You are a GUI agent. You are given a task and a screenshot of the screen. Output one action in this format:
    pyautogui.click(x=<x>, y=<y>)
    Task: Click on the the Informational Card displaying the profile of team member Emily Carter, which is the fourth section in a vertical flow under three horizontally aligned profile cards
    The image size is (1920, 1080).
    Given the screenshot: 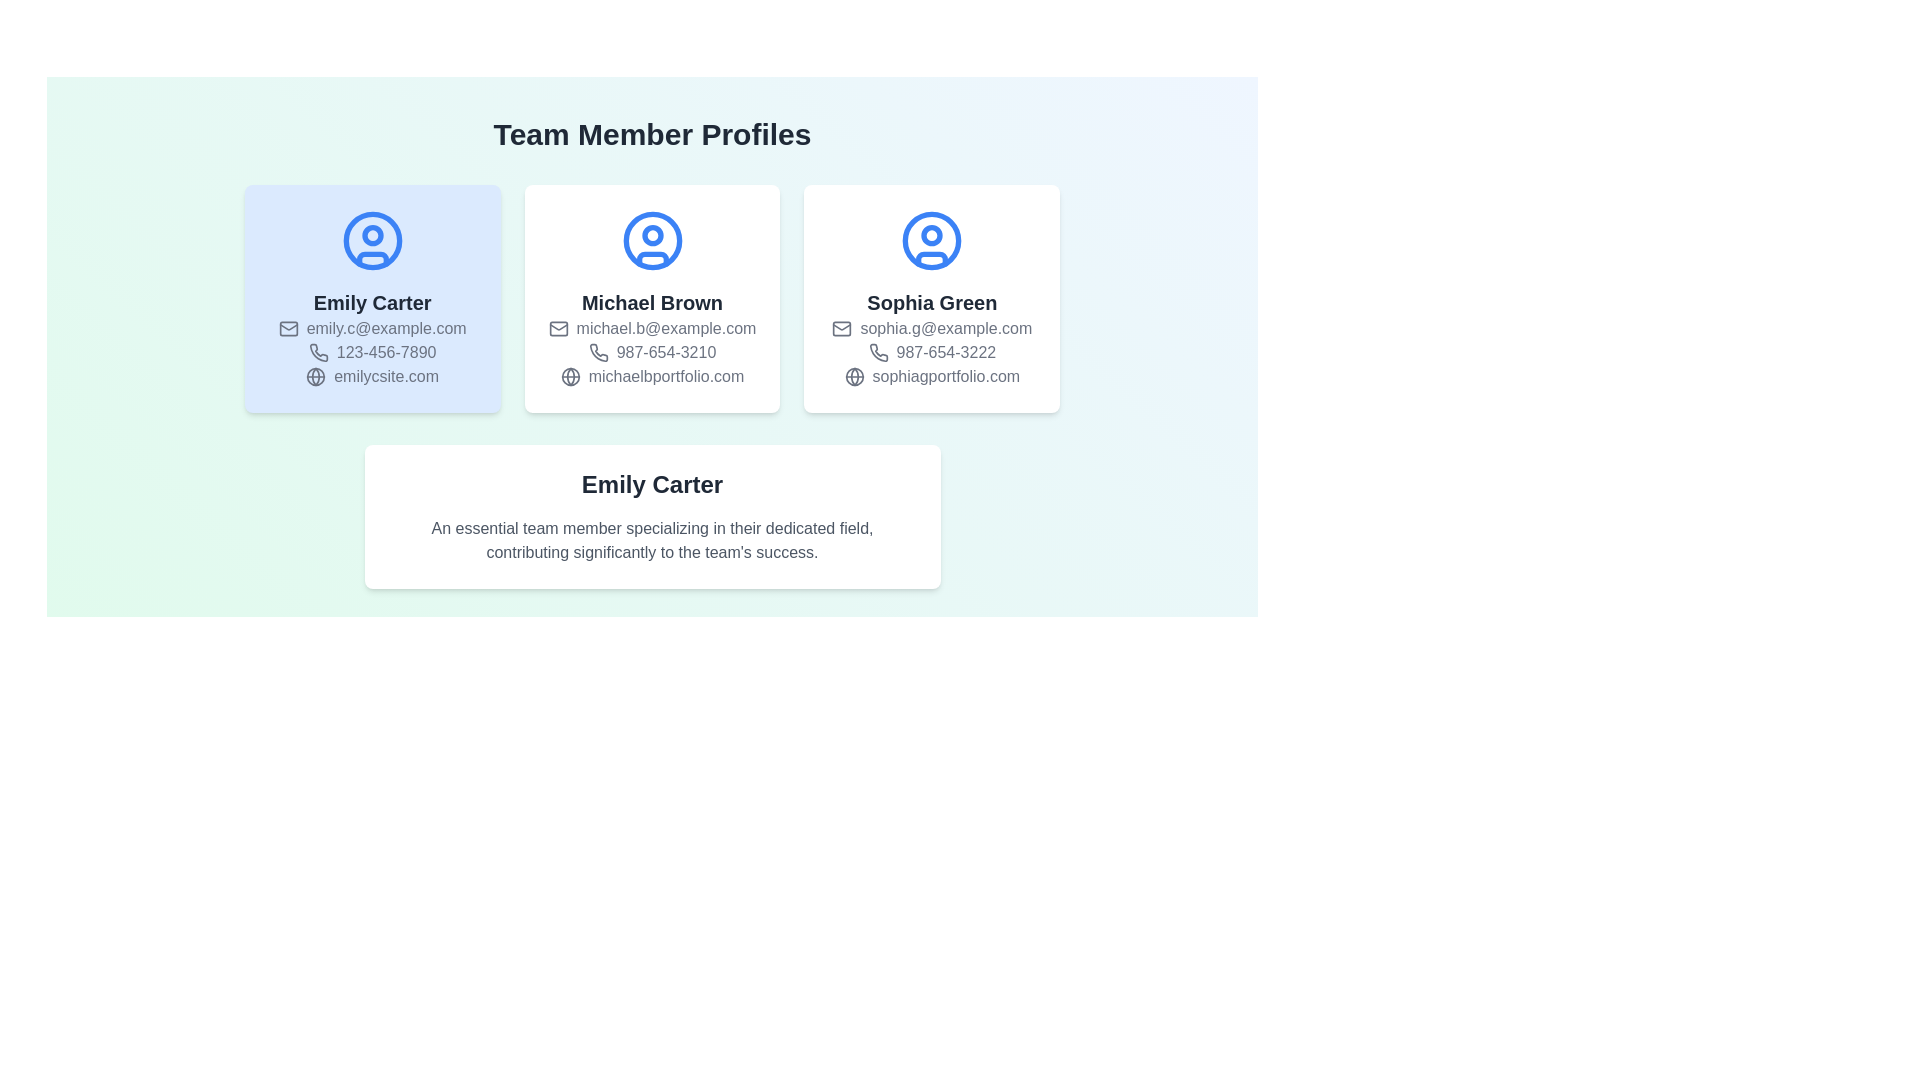 What is the action you would take?
    pyautogui.click(x=652, y=515)
    